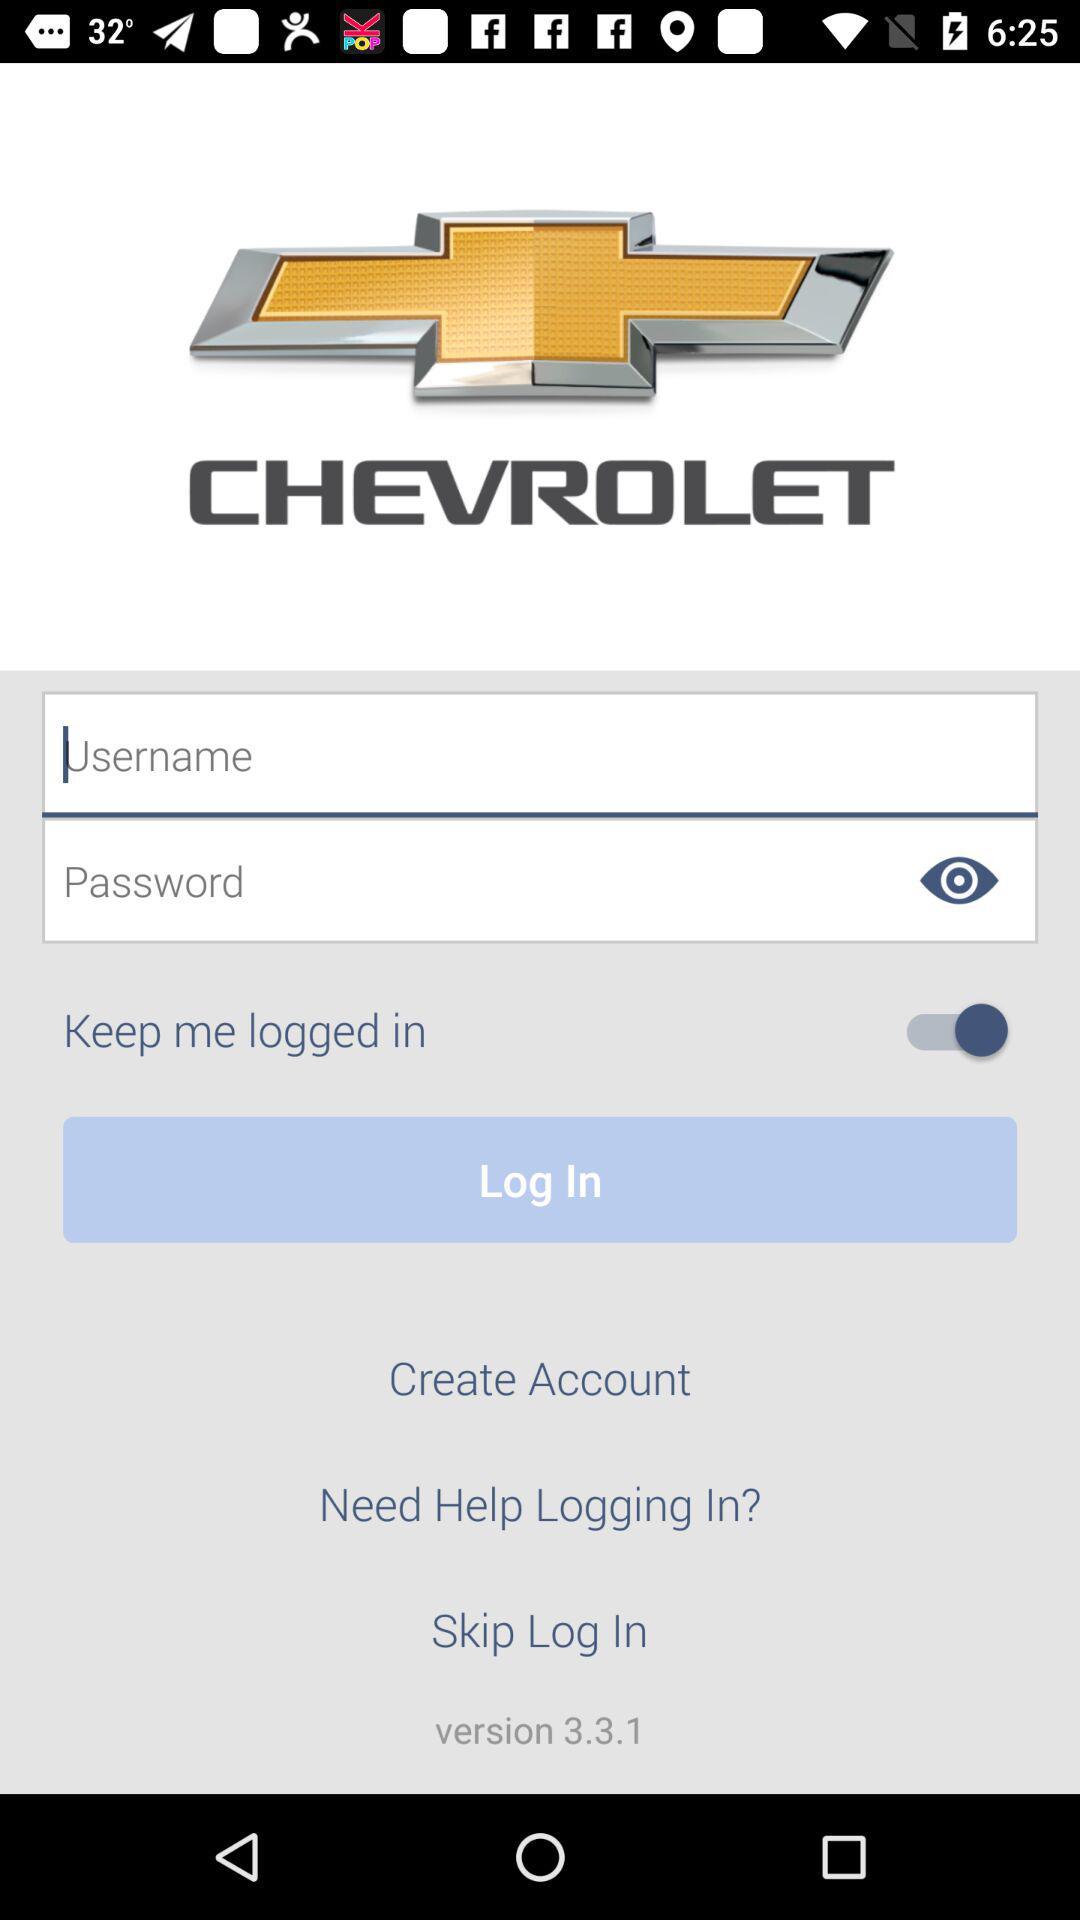 The height and width of the screenshot is (1920, 1080). Describe the element at coordinates (964, 1030) in the screenshot. I see `icon to the right of the keep me logged icon` at that location.